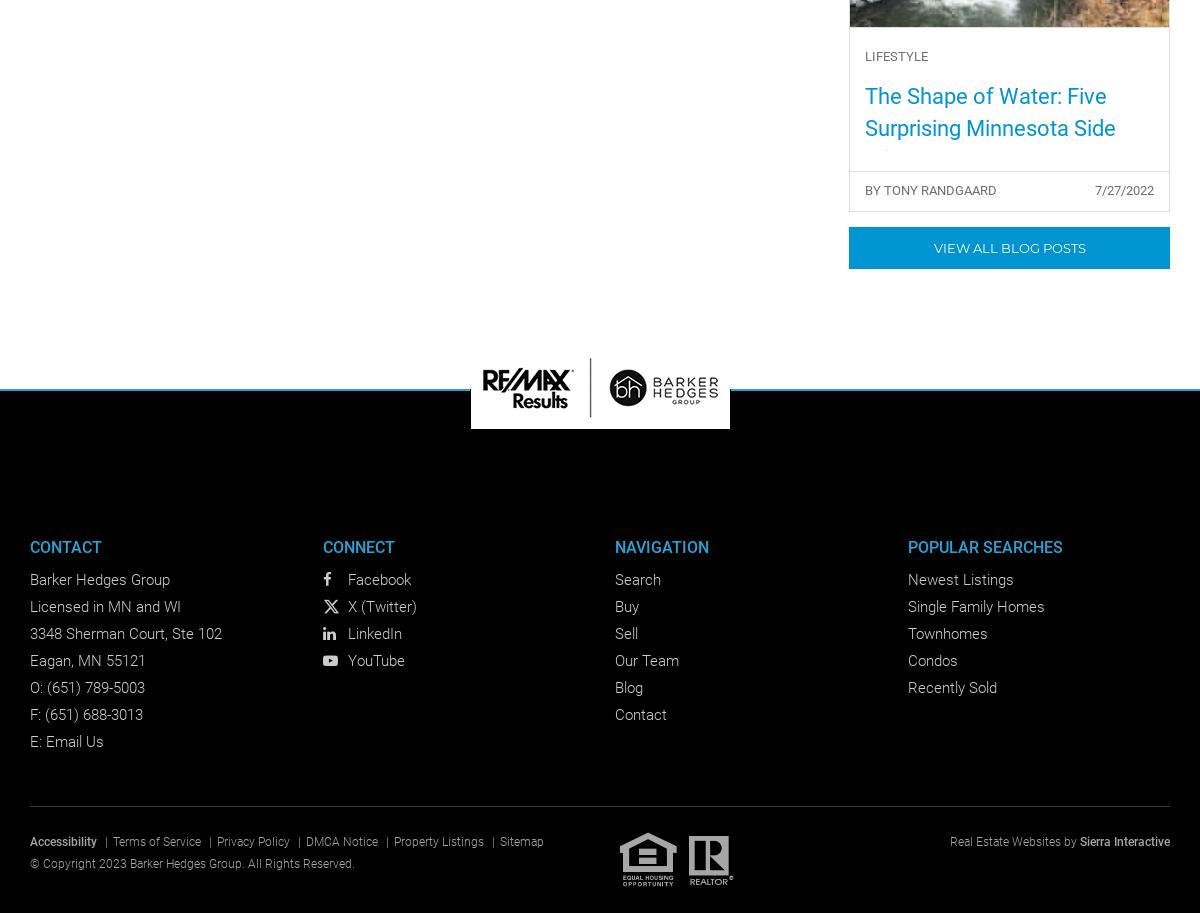 Image resolution: width=1200 pixels, height=913 pixels. Describe the element at coordinates (87, 660) in the screenshot. I see `'Eagan, MN 55121'` at that location.